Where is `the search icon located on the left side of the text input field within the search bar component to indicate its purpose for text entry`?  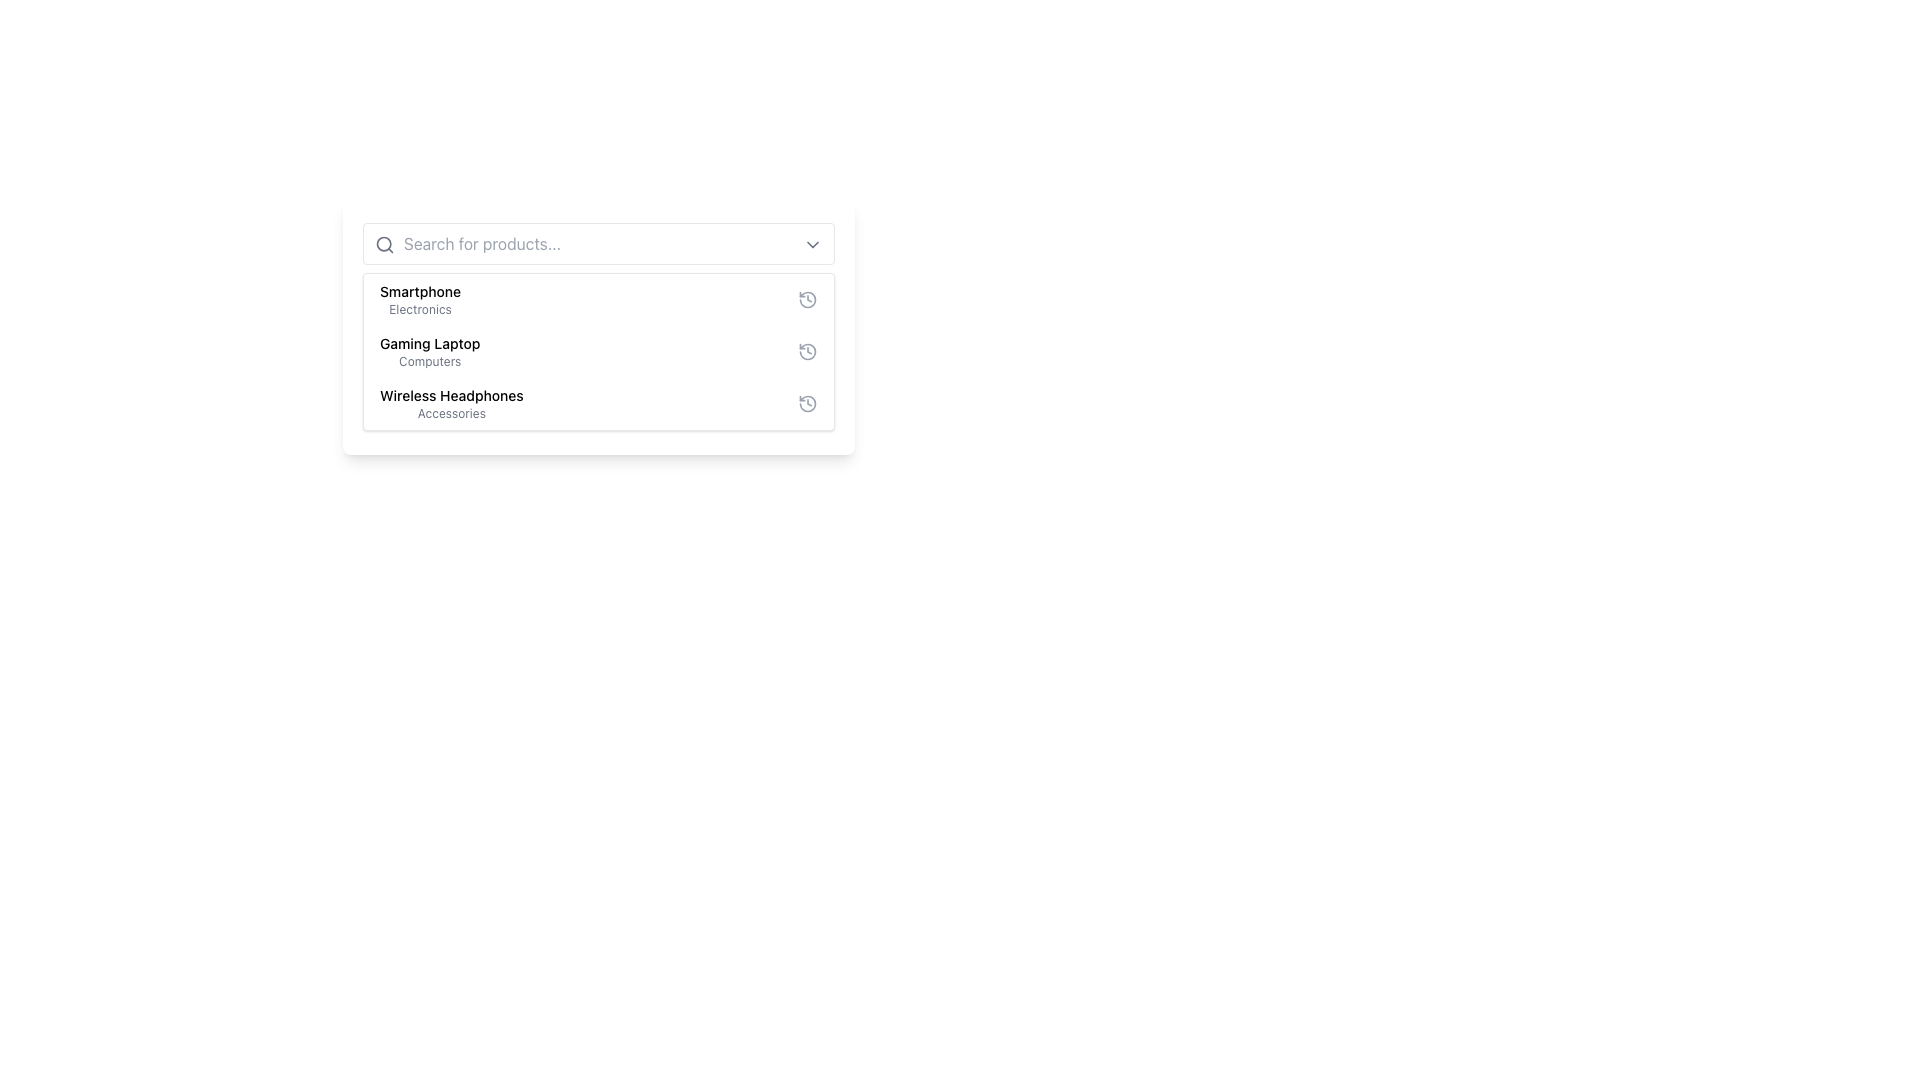 the search icon located on the left side of the text input field within the search bar component to indicate its purpose for text entry is located at coordinates (384, 244).